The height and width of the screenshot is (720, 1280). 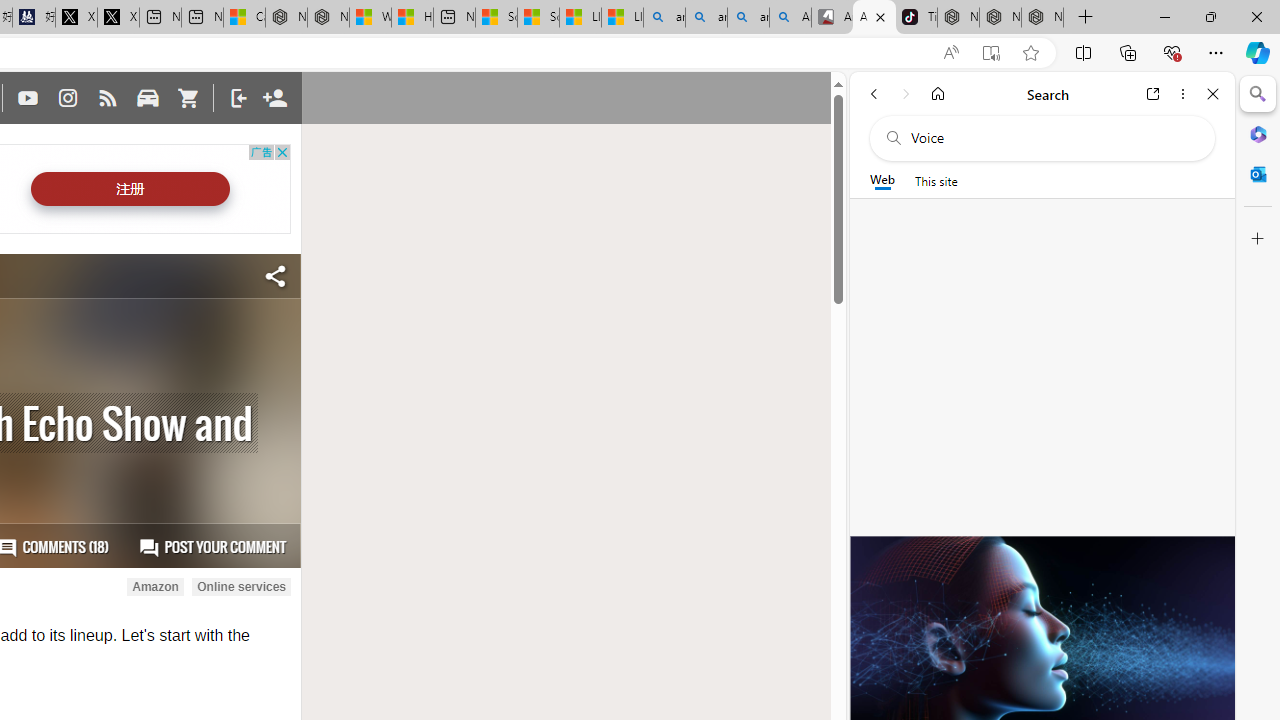 I want to click on 'Customize', so click(x=1257, y=238).